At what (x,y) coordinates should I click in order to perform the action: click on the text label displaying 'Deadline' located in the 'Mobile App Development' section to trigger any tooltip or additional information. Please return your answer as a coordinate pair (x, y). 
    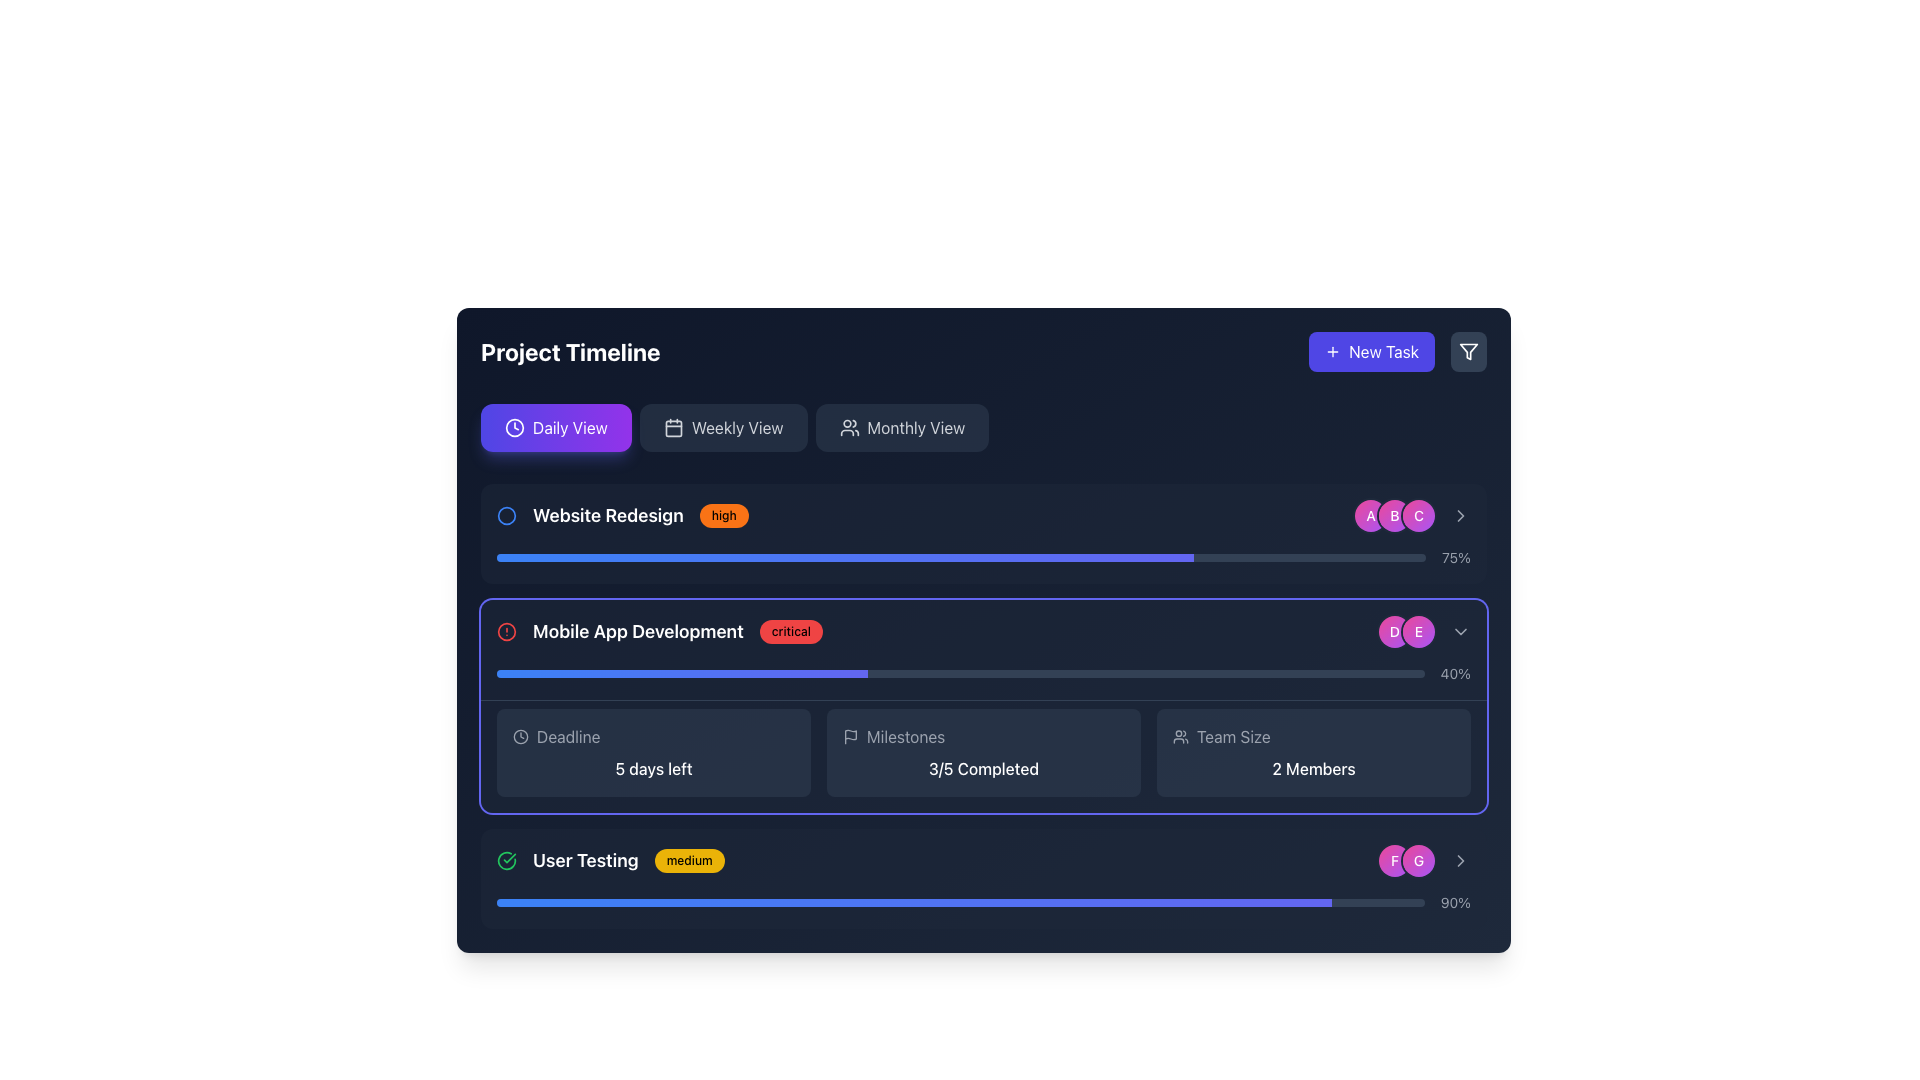
    Looking at the image, I should click on (567, 736).